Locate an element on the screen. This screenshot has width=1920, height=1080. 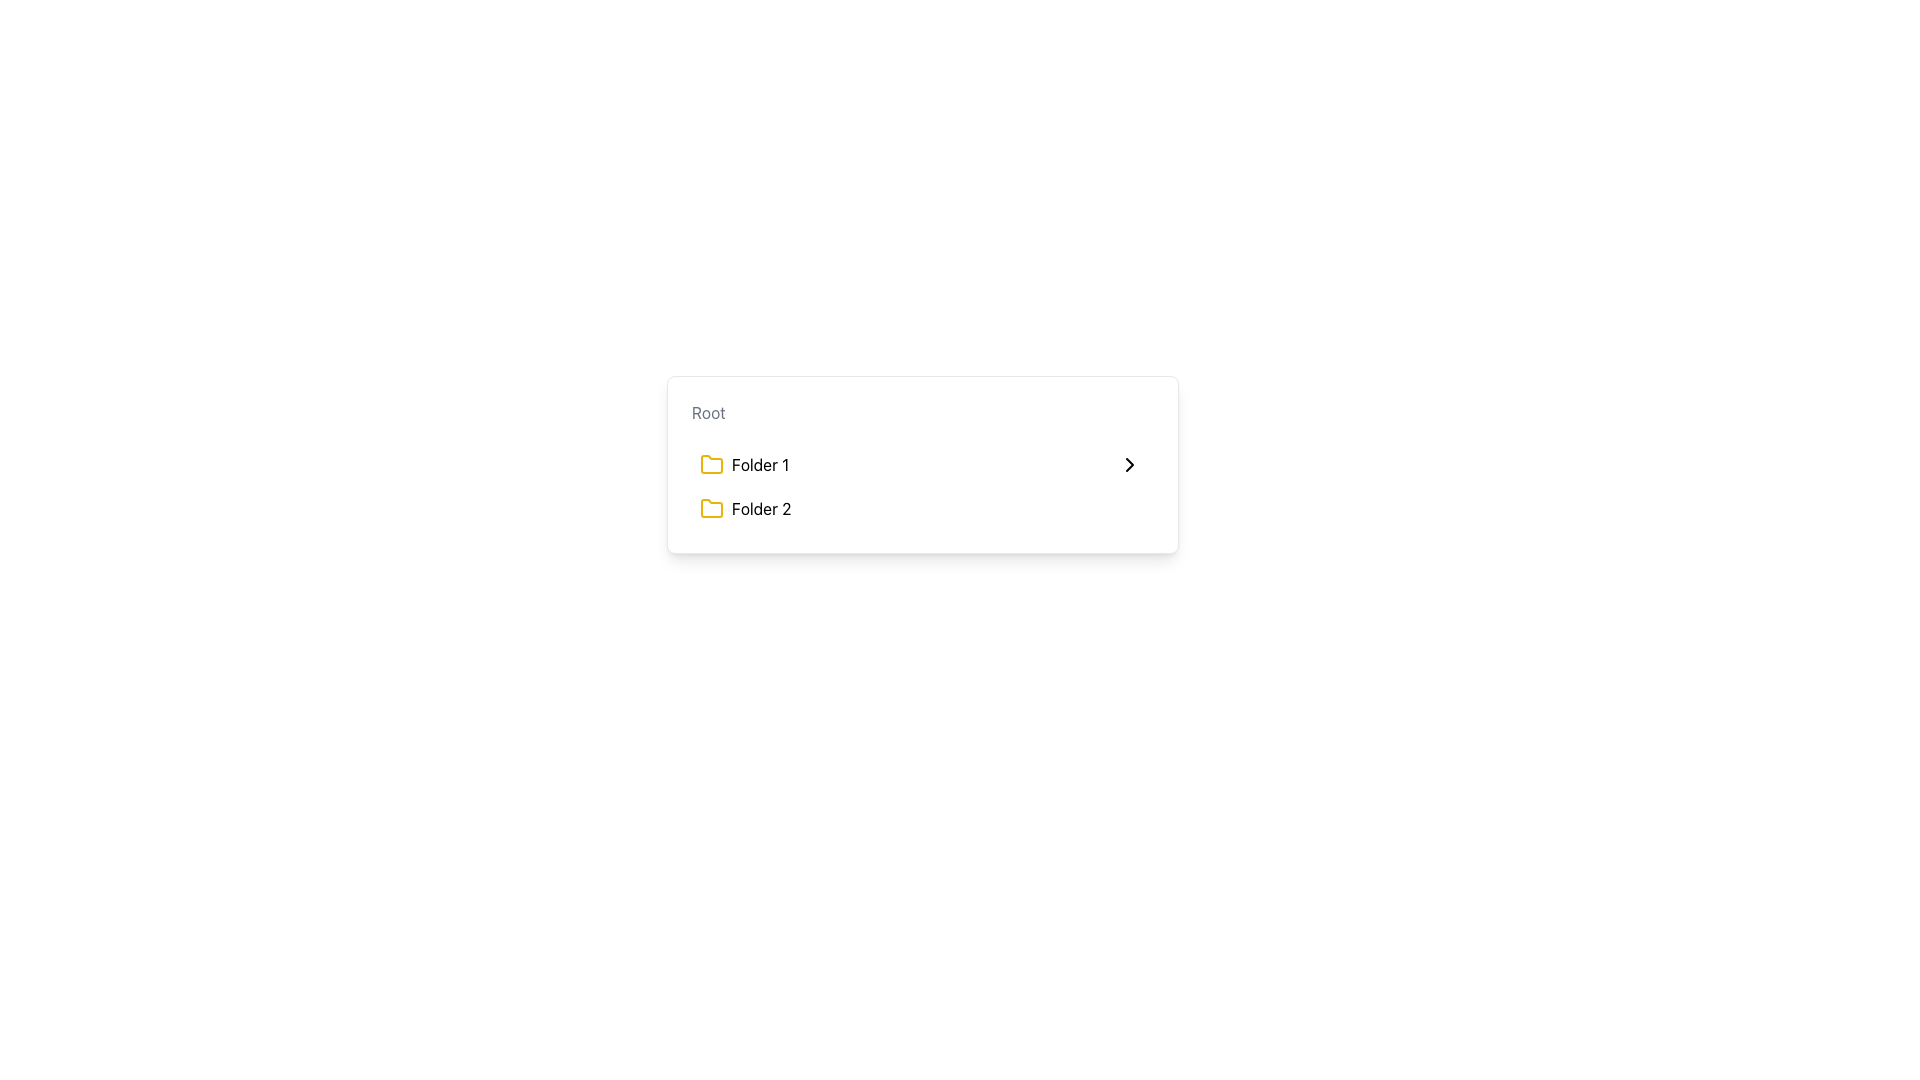
the Chevron icon located on the far right of the row labeled 'Folder 1' is located at coordinates (1129, 465).